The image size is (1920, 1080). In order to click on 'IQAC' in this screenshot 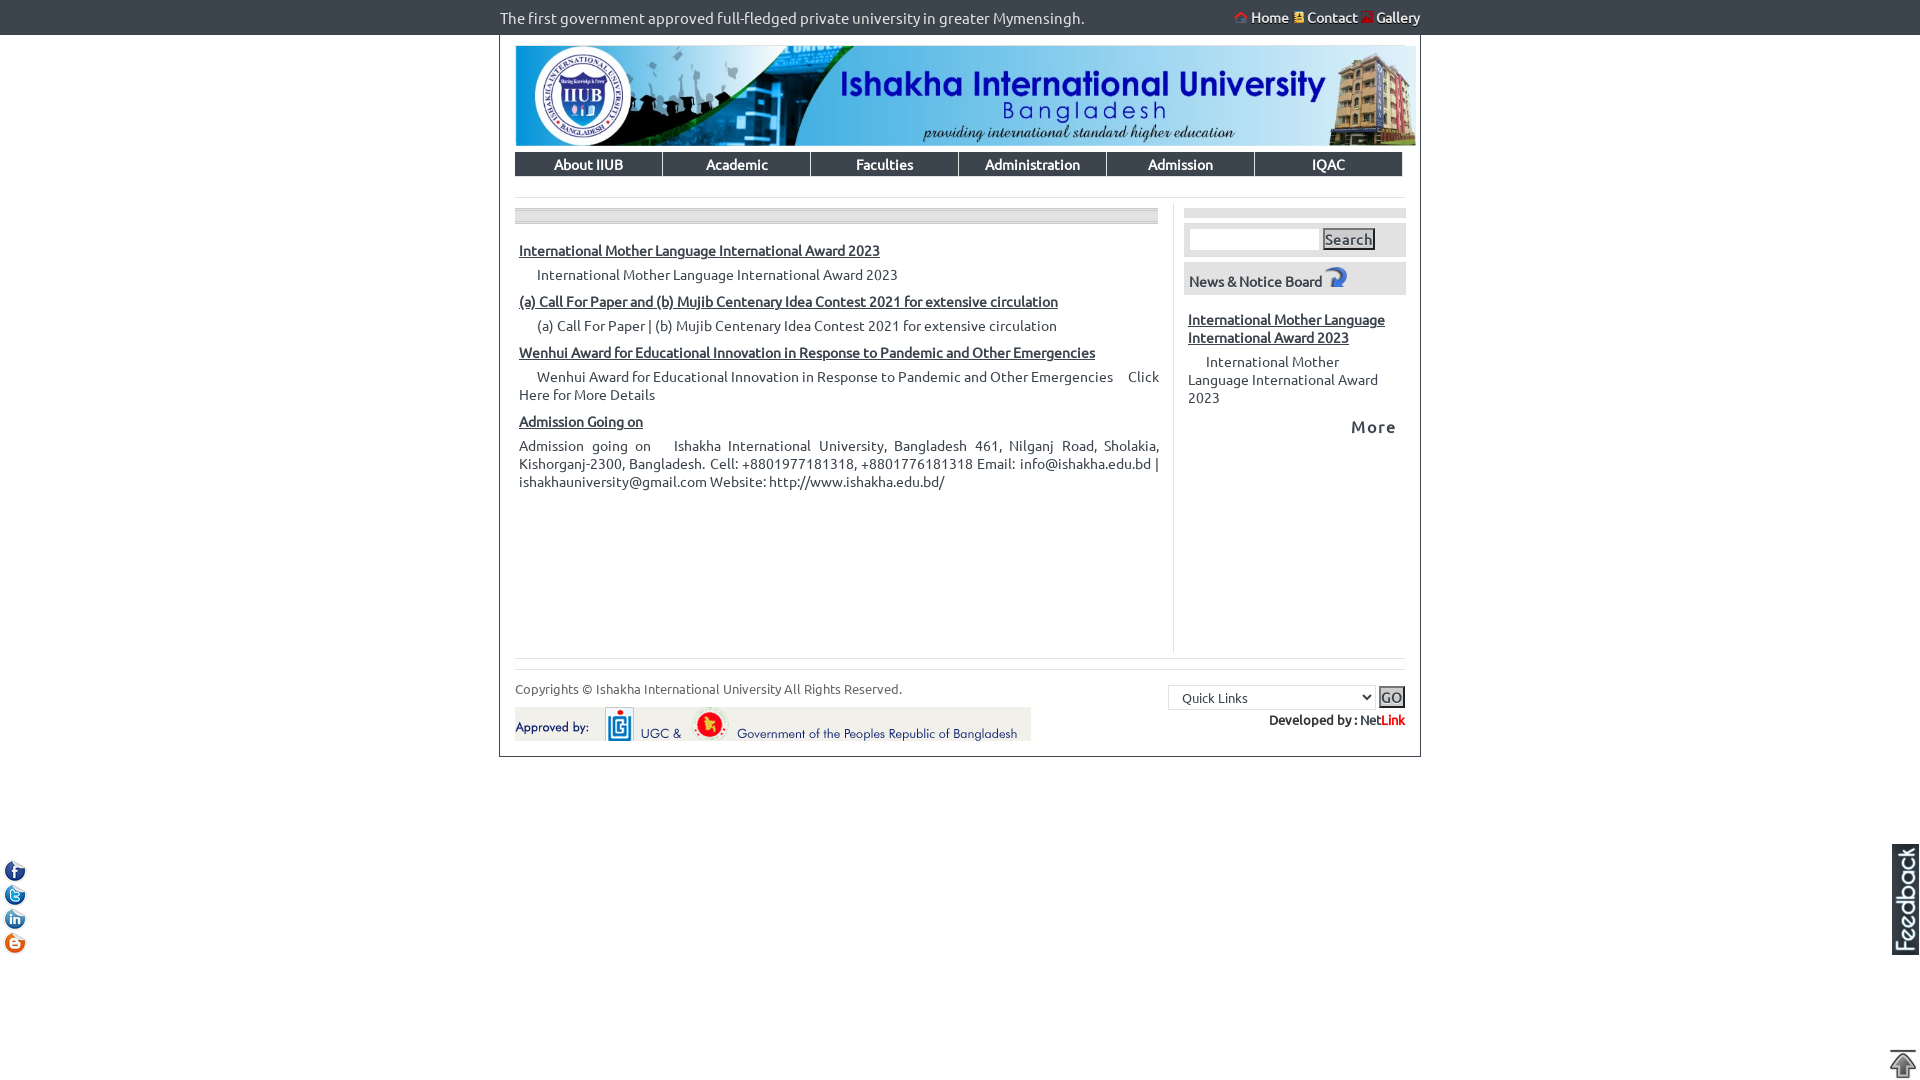, I will do `click(1329, 163)`.